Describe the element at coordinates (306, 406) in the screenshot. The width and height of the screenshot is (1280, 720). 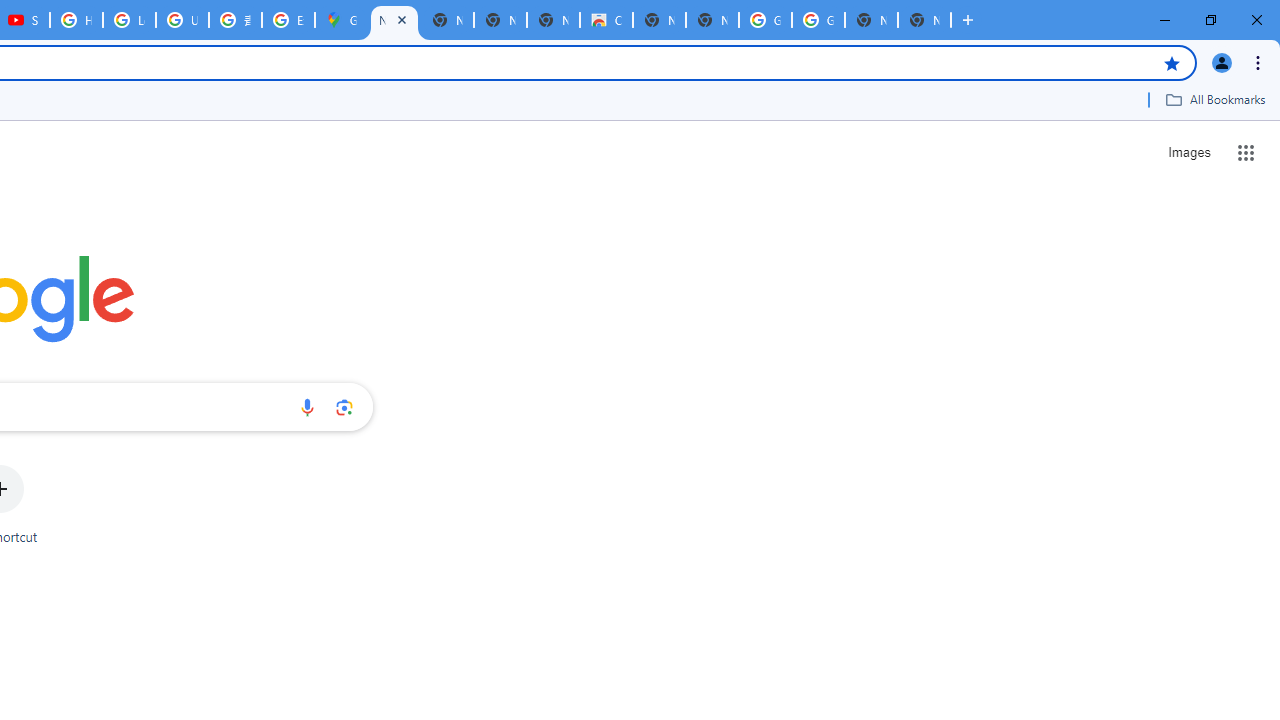
I see `'Search by voice'` at that location.